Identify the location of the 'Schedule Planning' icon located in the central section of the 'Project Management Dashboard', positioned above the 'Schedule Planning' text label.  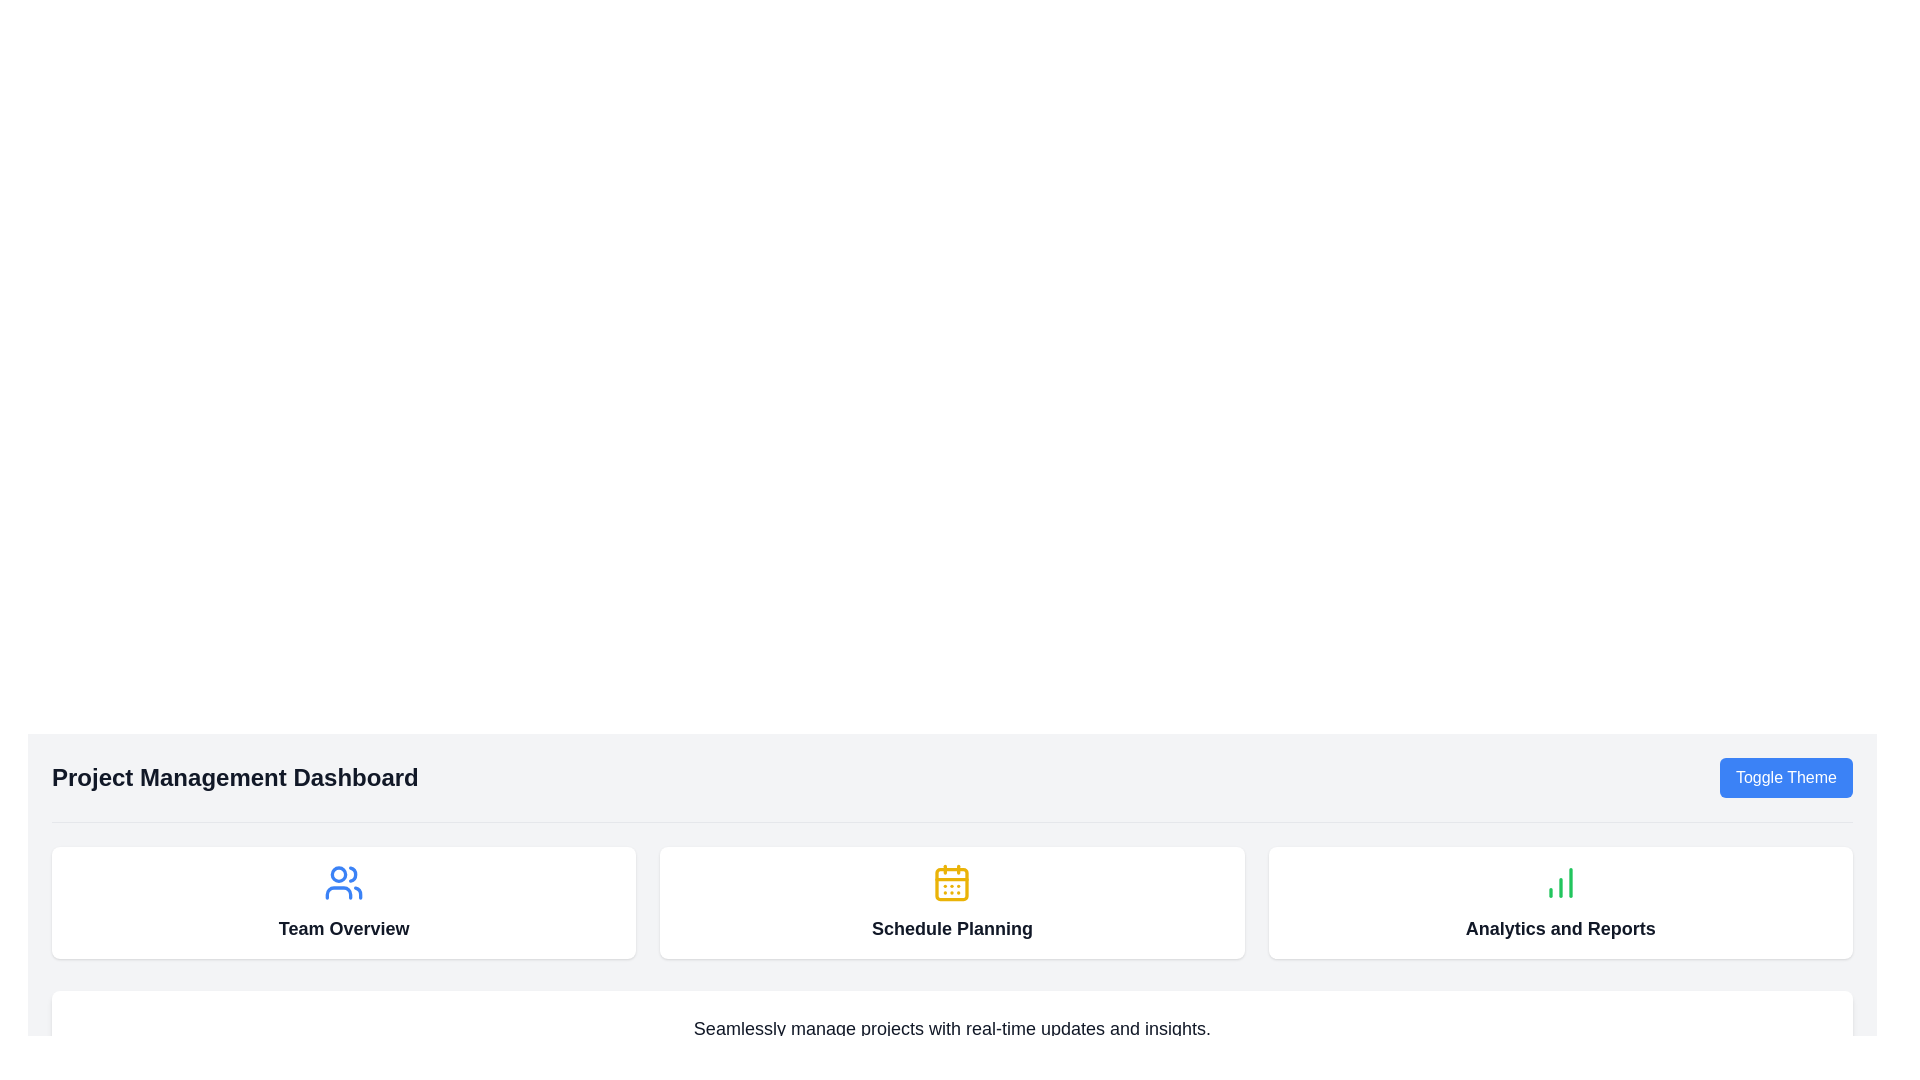
(951, 882).